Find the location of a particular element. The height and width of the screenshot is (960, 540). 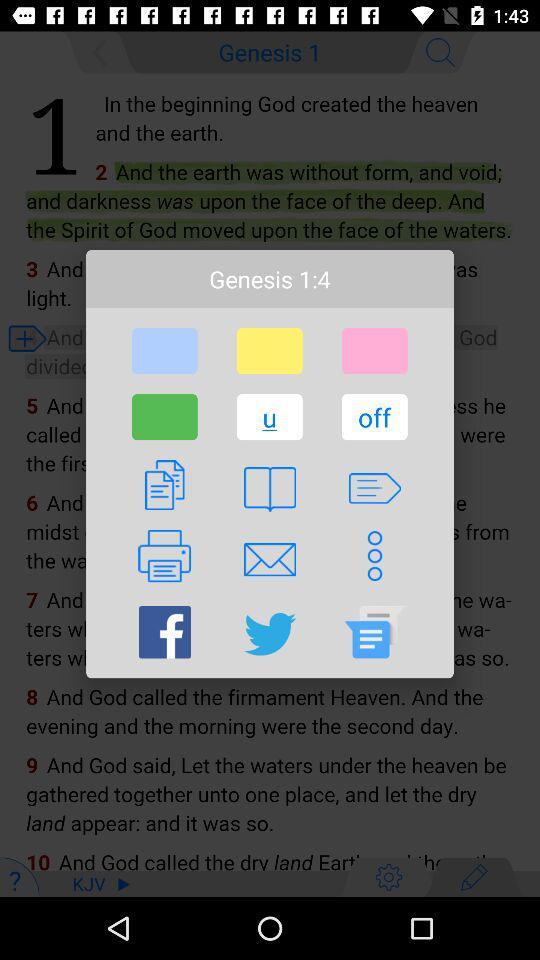

item to the right of the u icon is located at coordinates (374, 416).